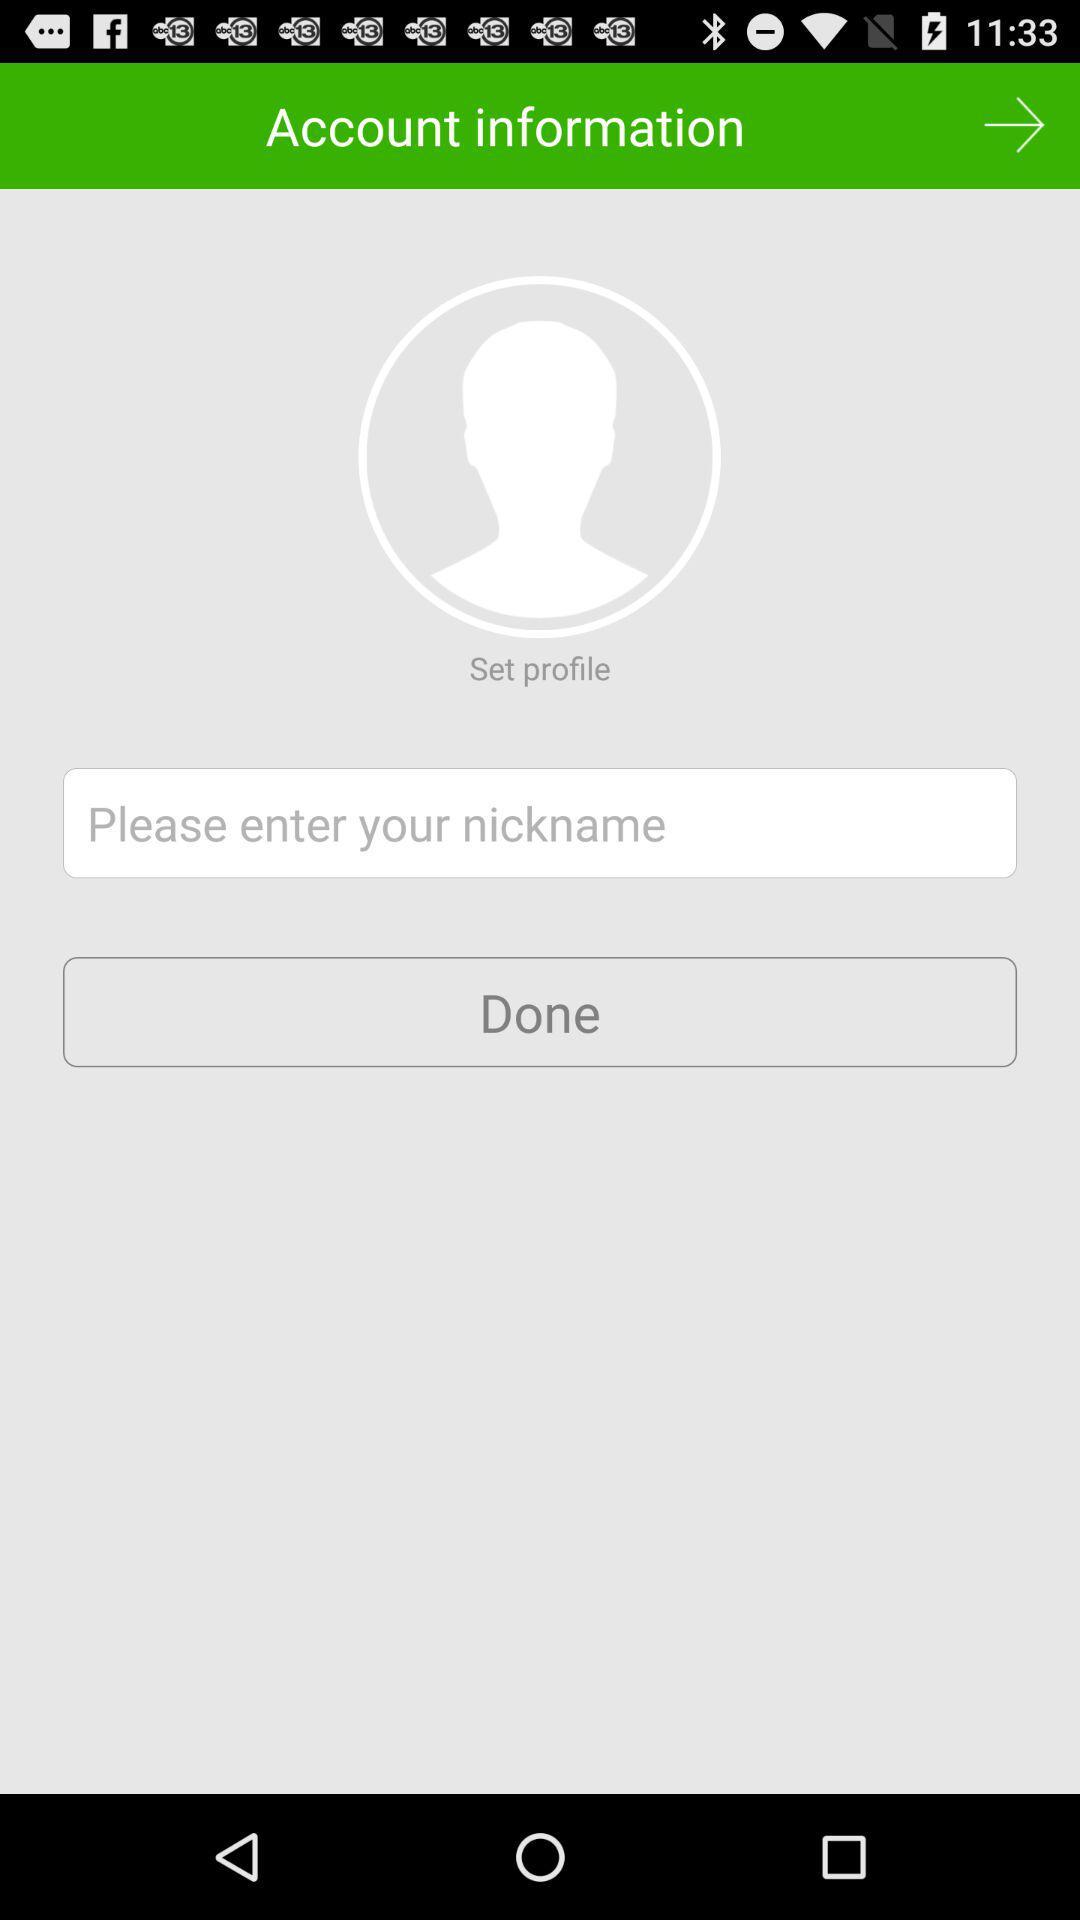 The width and height of the screenshot is (1080, 1920). I want to click on icon above the set profile icon, so click(538, 456).